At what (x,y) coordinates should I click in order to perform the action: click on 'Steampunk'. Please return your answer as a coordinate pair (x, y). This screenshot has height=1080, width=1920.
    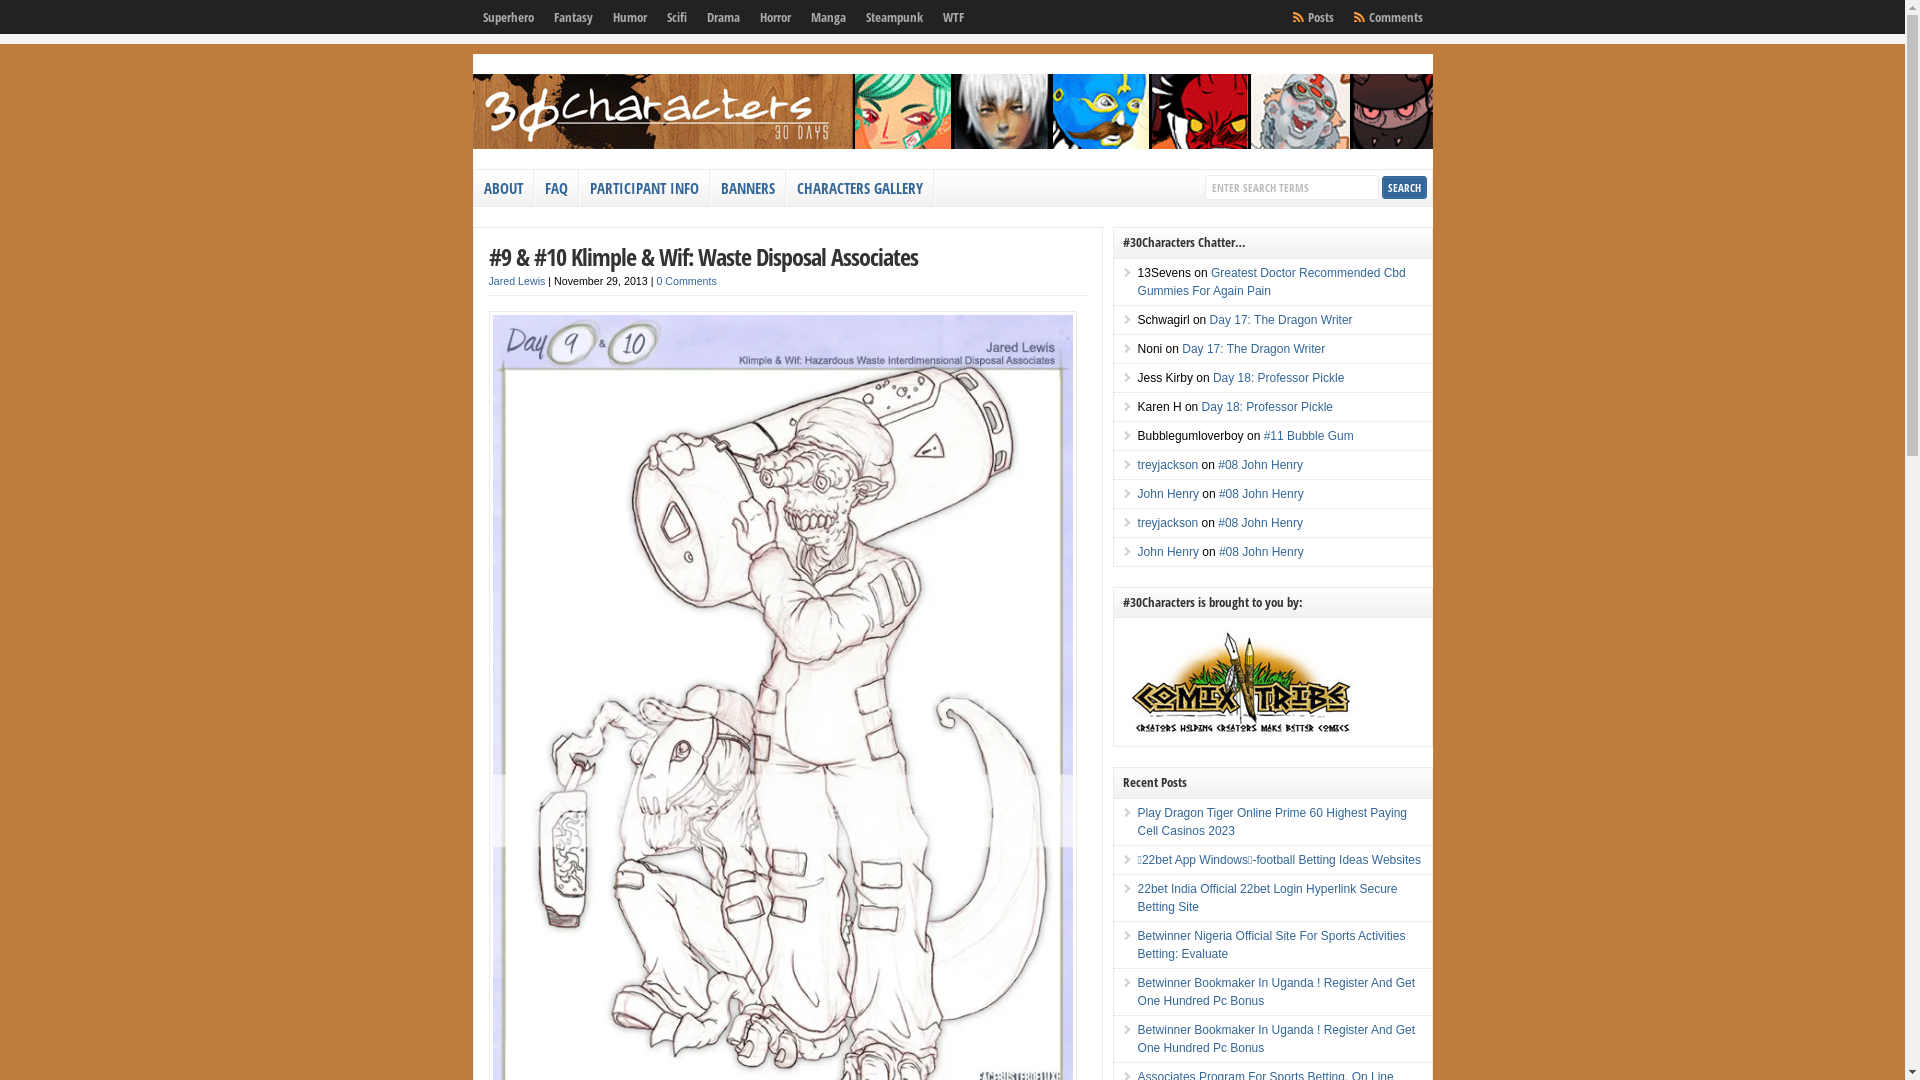
    Looking at the image, I should click on (893, 16).